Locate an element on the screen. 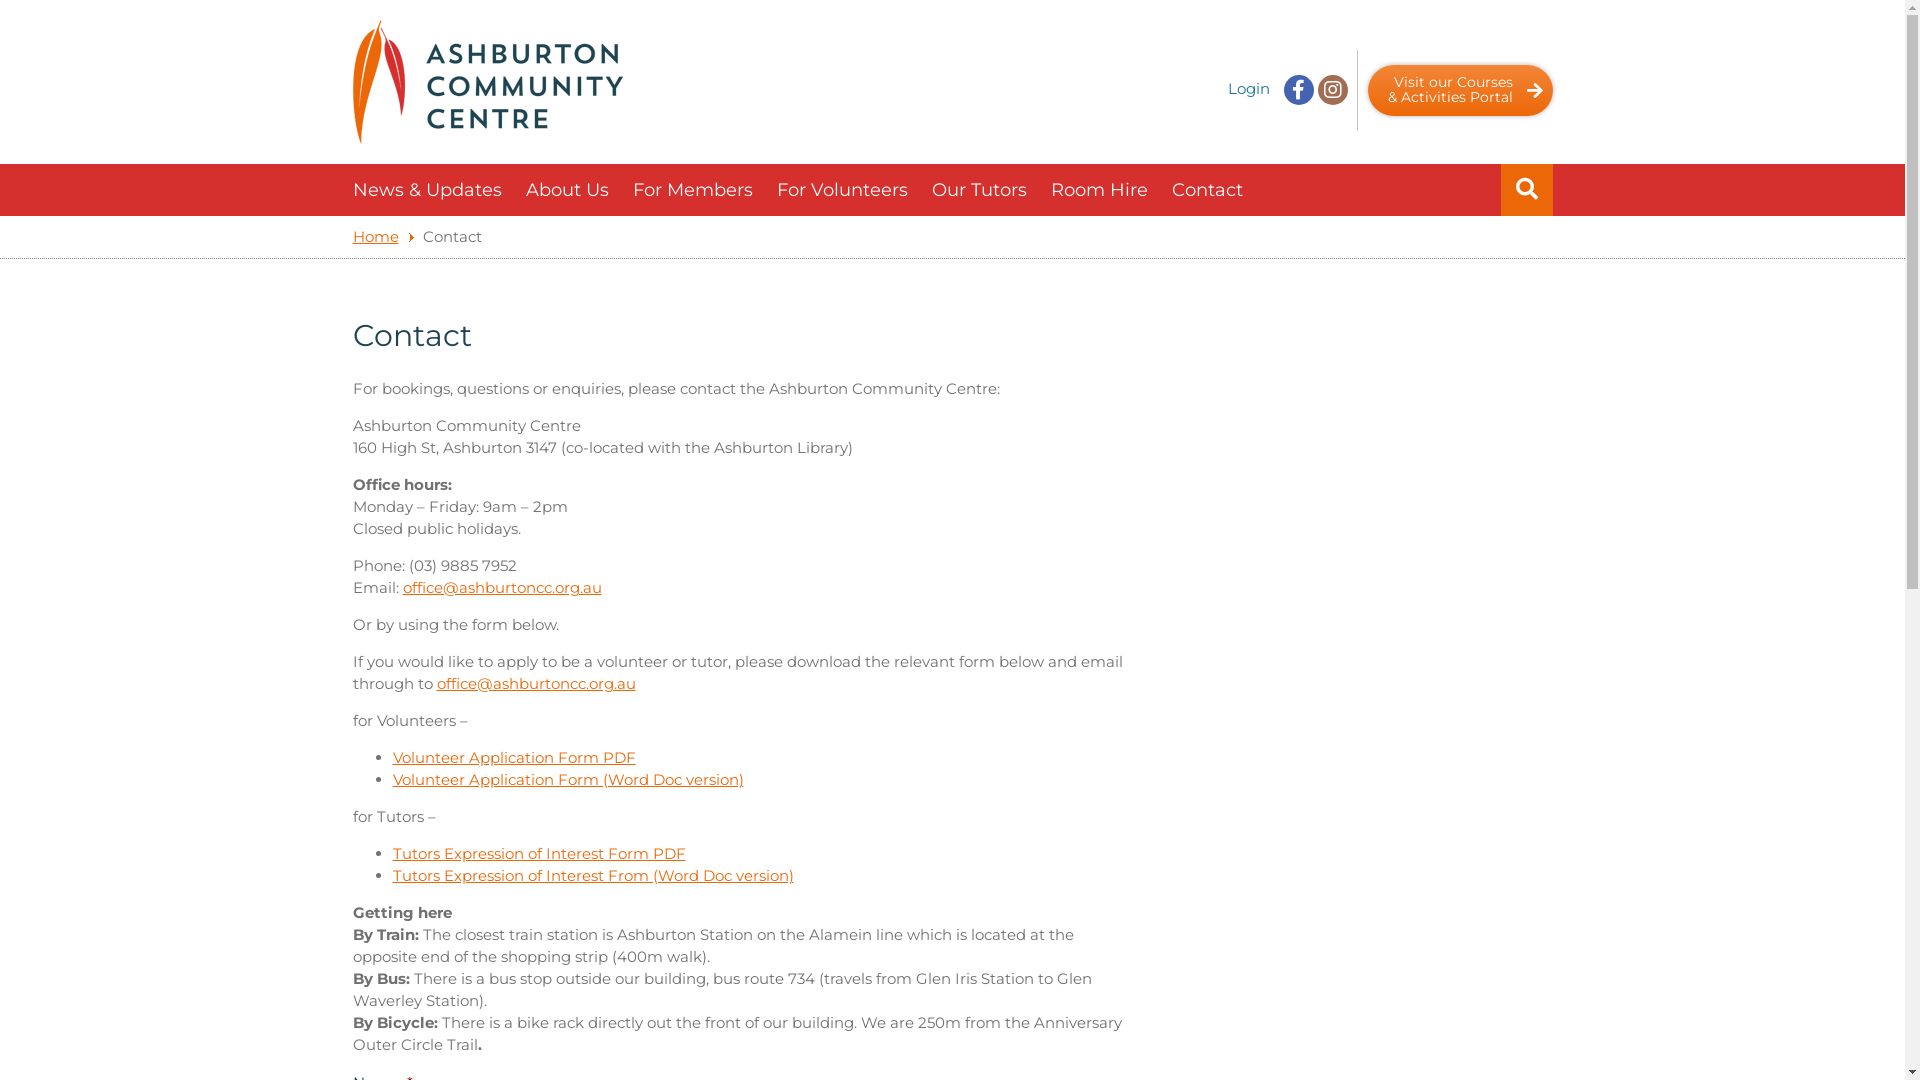 This screenshot has height=1080, width=1920. 'Tutors Expression of Interest From (Word Doc version)' is located at coordinates (591, 874).